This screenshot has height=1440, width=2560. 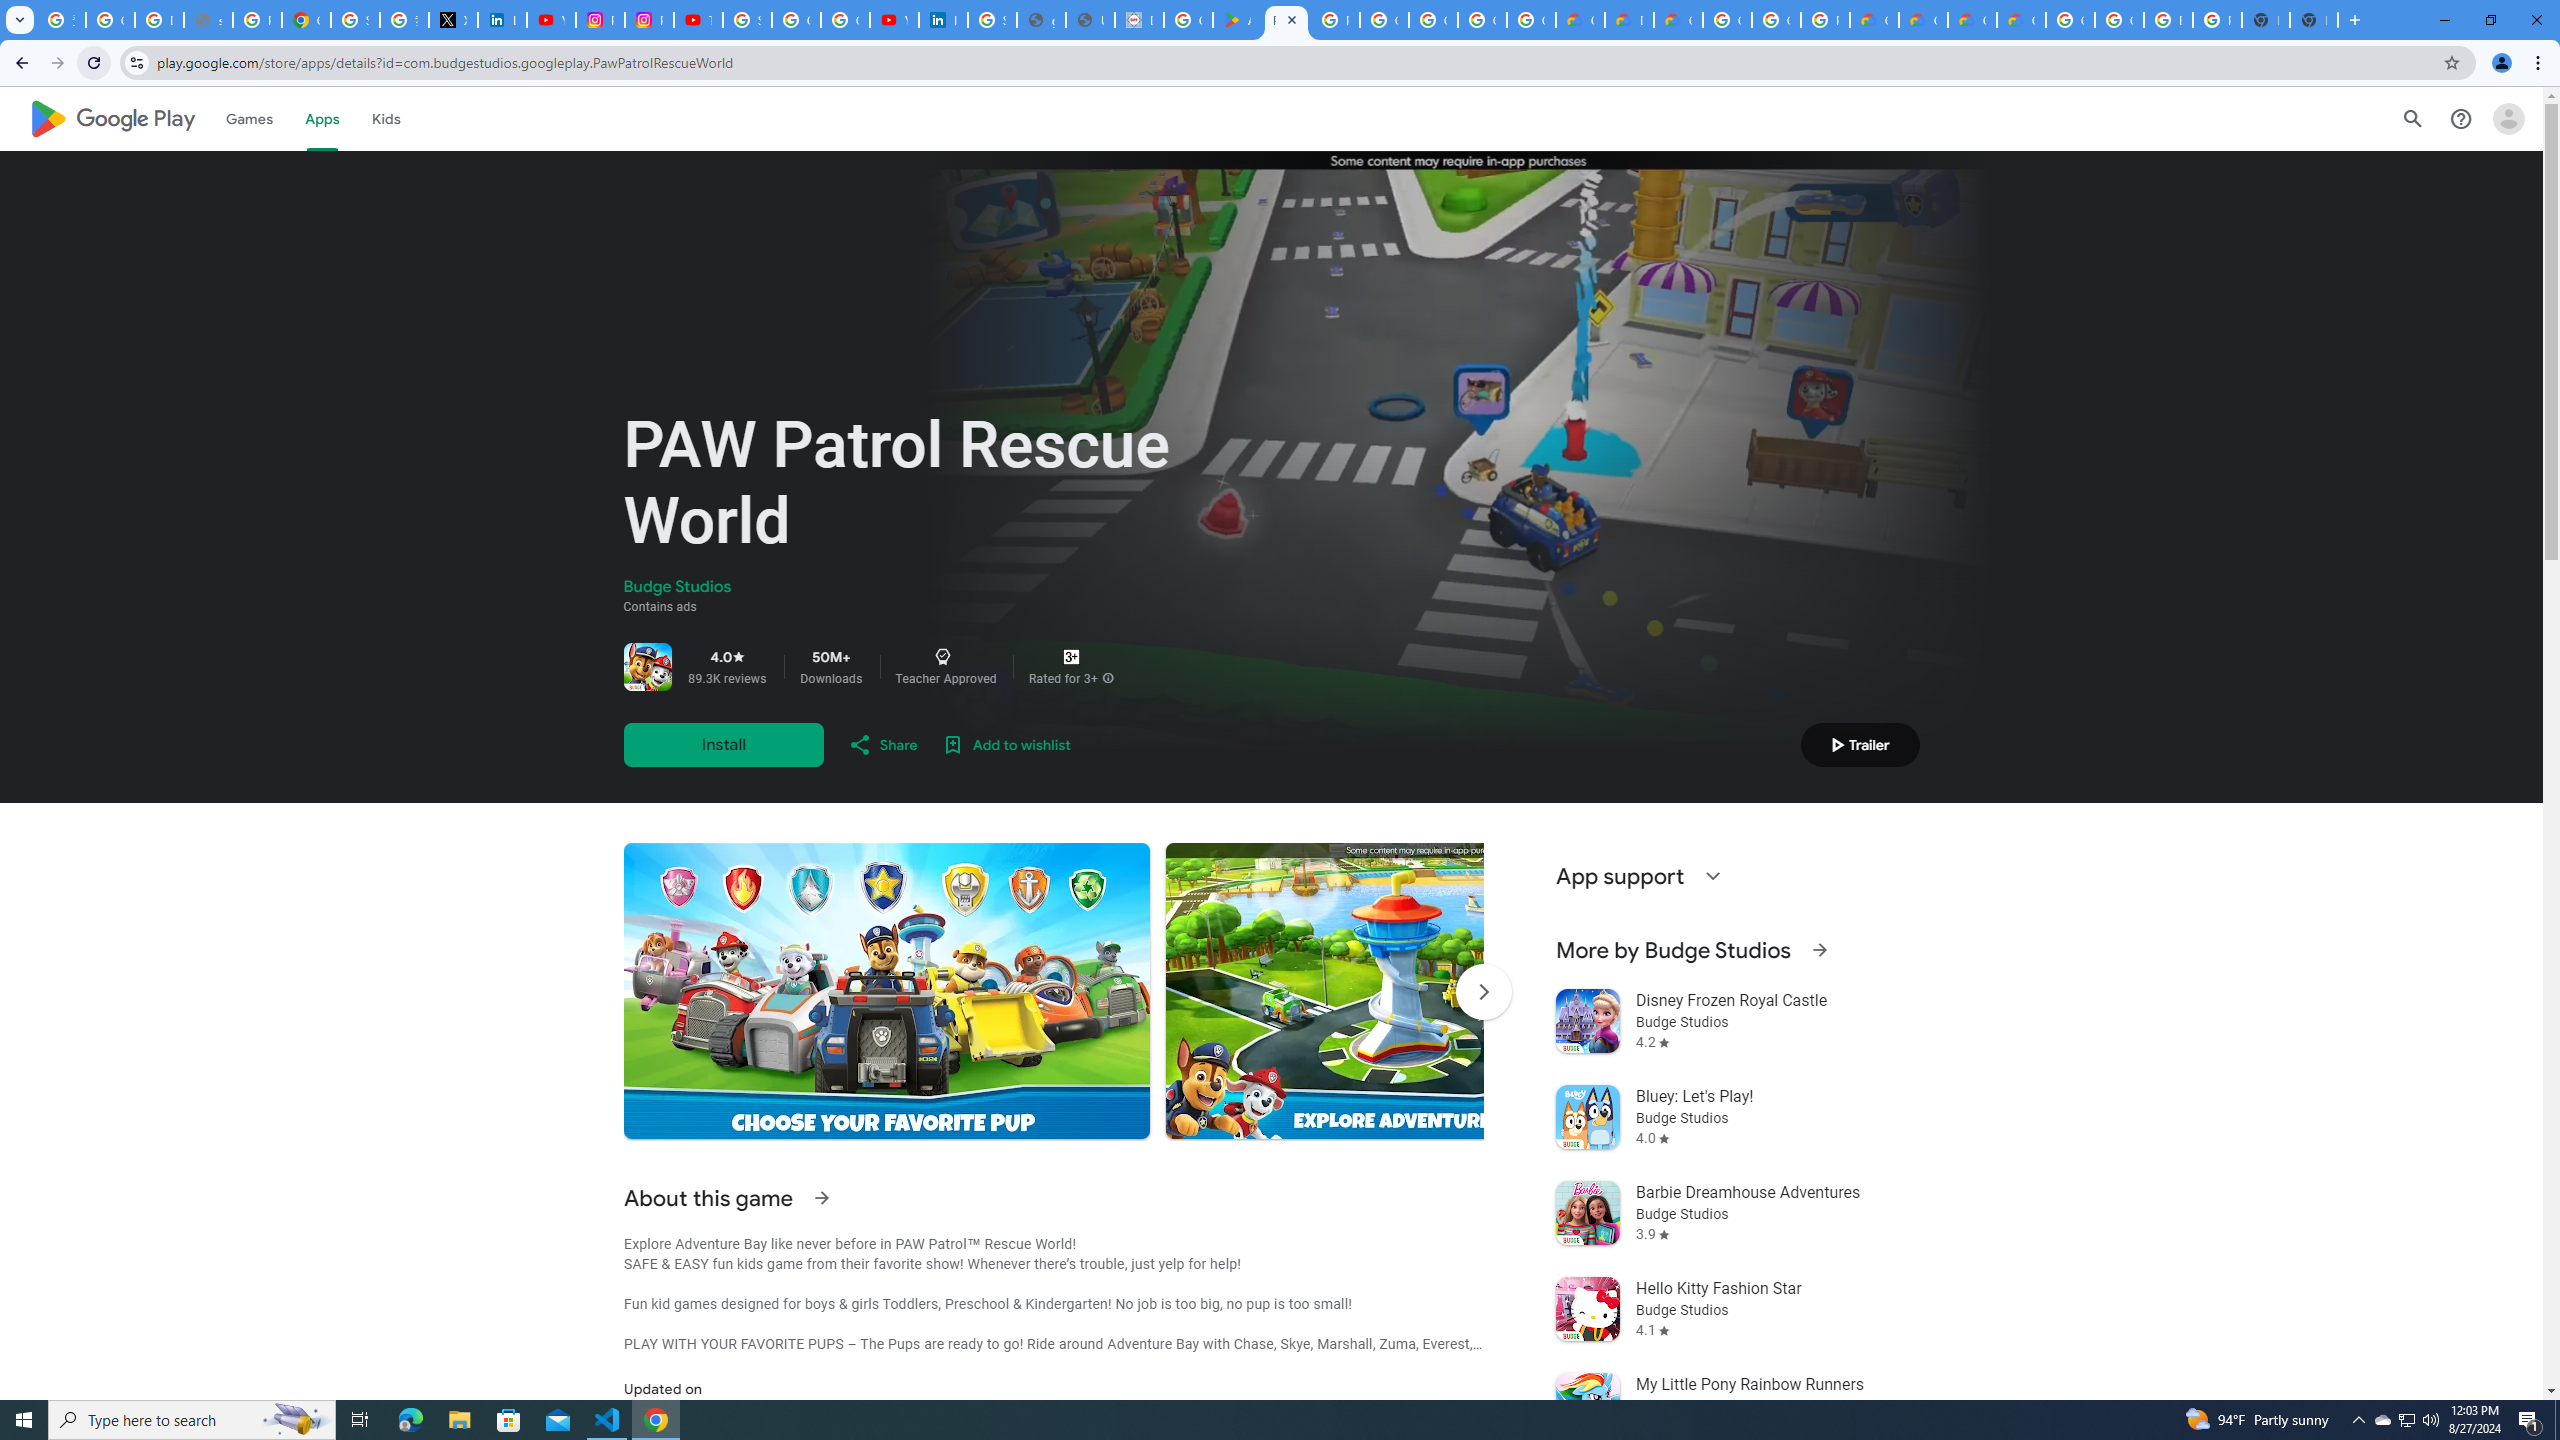 I want to click on 'Install', so click(x=722, y=744).